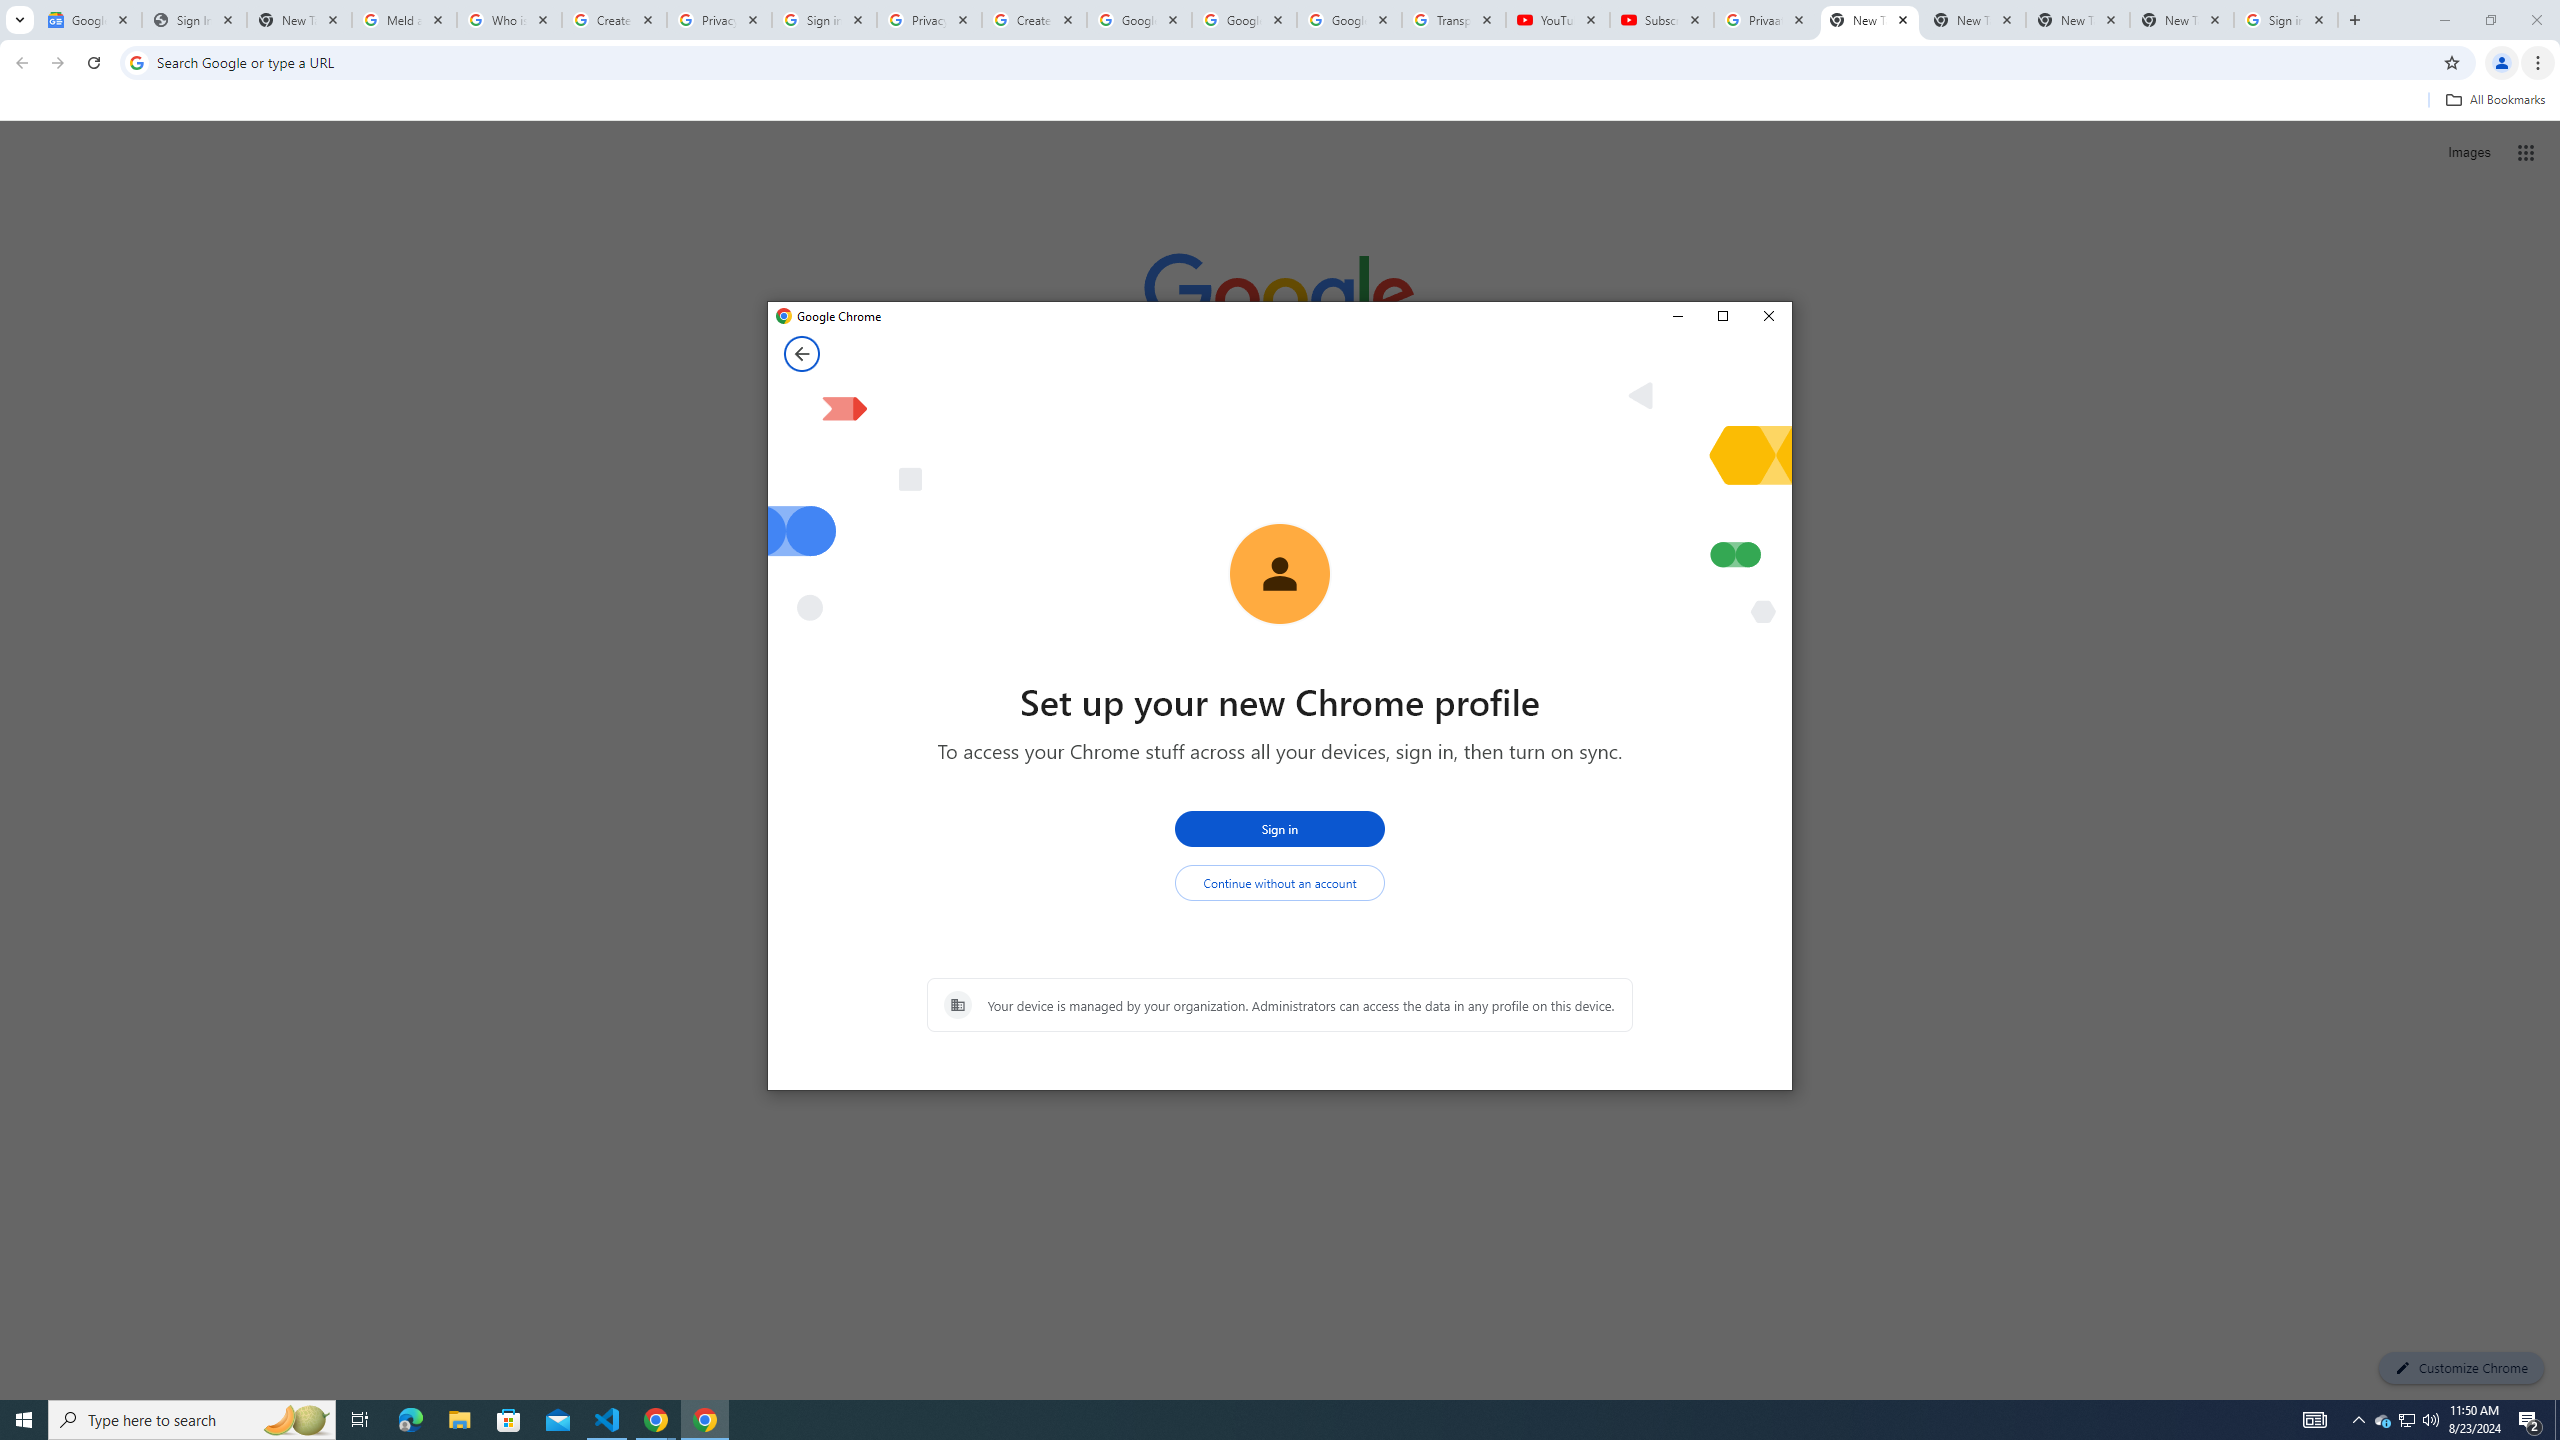  What do you see at coordinates (1721, 317) in the screenshot?
I see `'Maximize'` at bounding box center [1721, 317].